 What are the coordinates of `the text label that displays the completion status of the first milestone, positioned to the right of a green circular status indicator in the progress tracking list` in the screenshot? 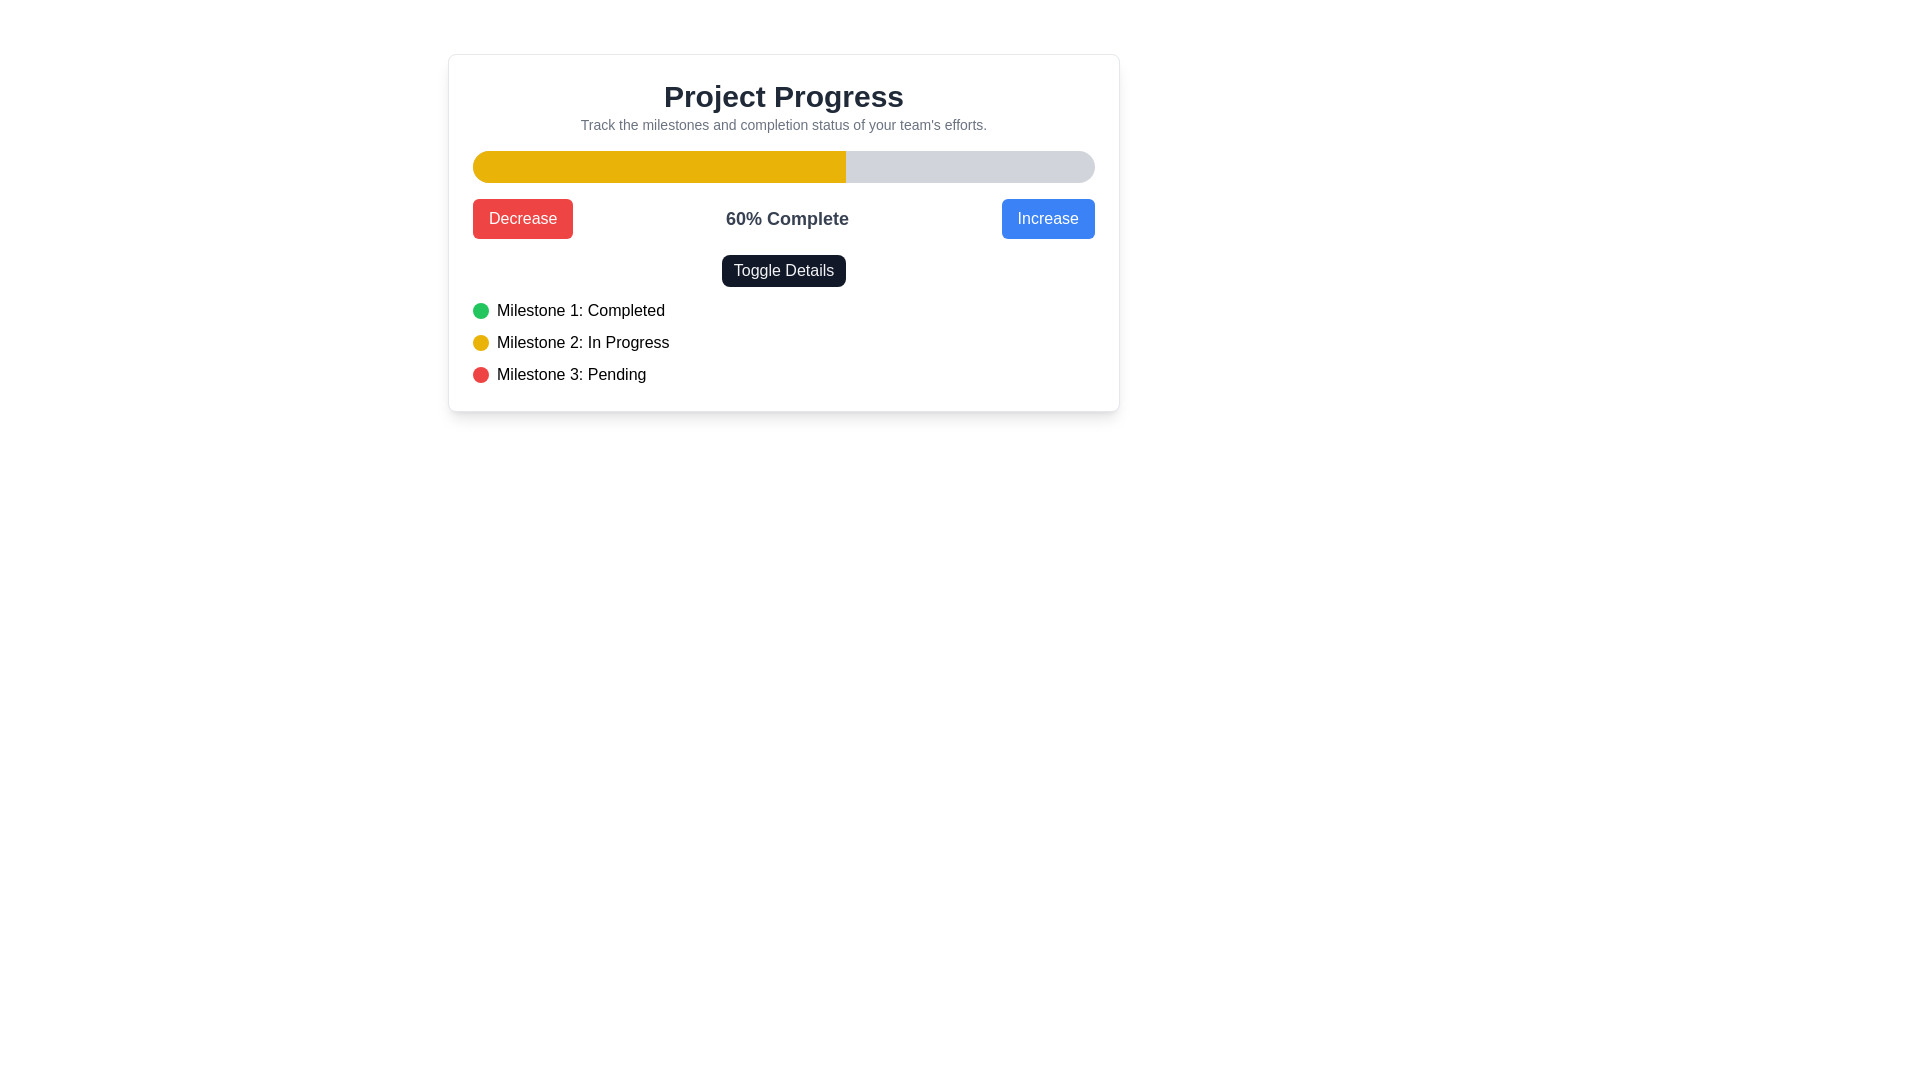 It's located at (579, 311).